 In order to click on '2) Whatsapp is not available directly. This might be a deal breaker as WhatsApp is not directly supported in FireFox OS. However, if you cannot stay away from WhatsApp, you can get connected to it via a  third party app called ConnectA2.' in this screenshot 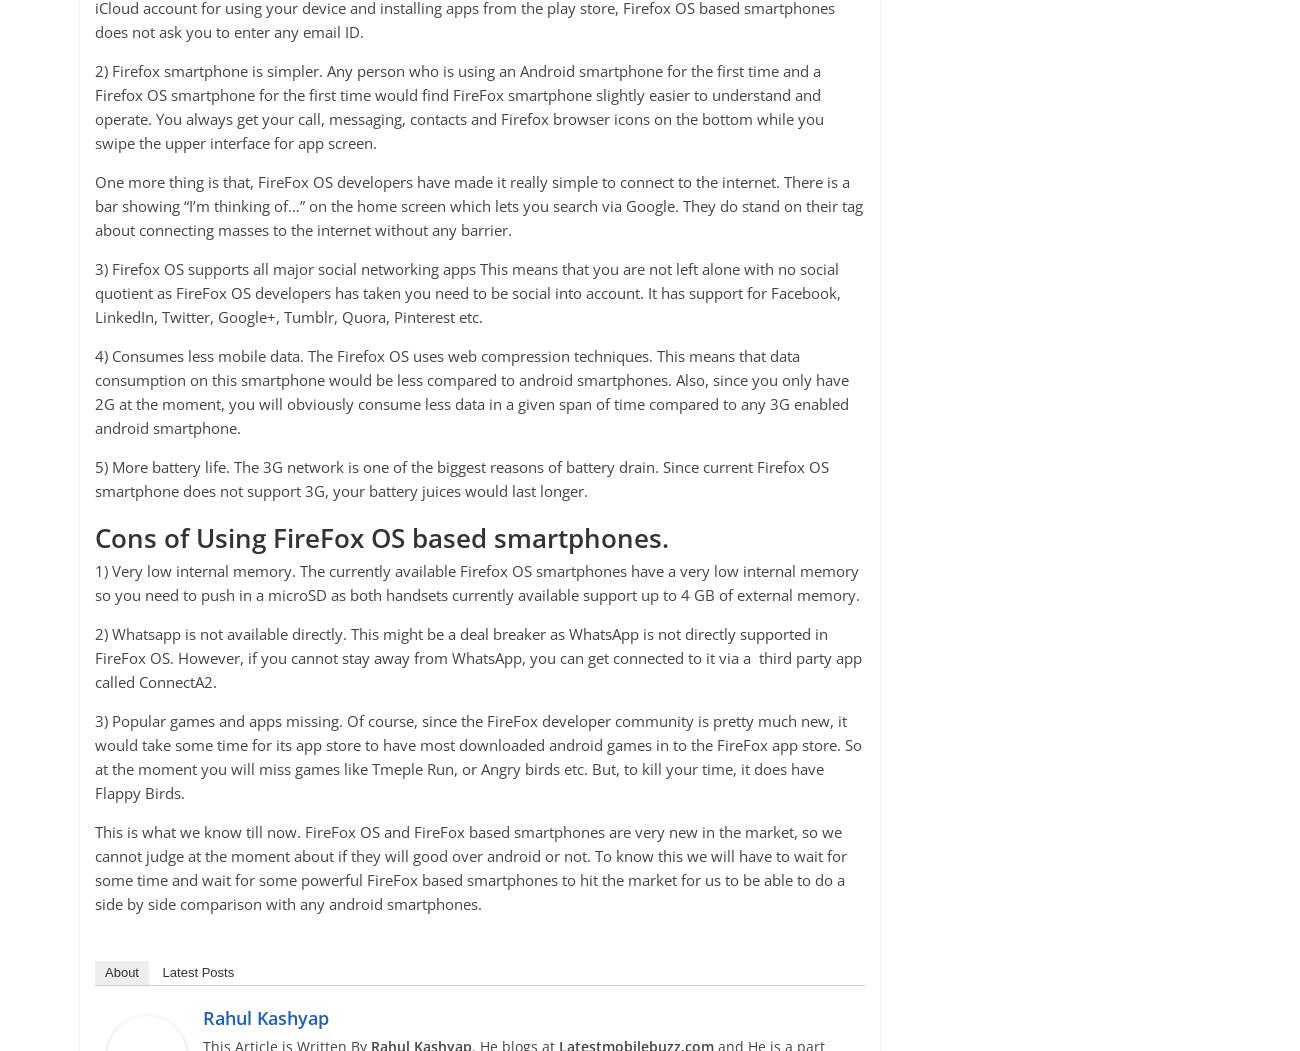, I will do `click(95, 656)`.